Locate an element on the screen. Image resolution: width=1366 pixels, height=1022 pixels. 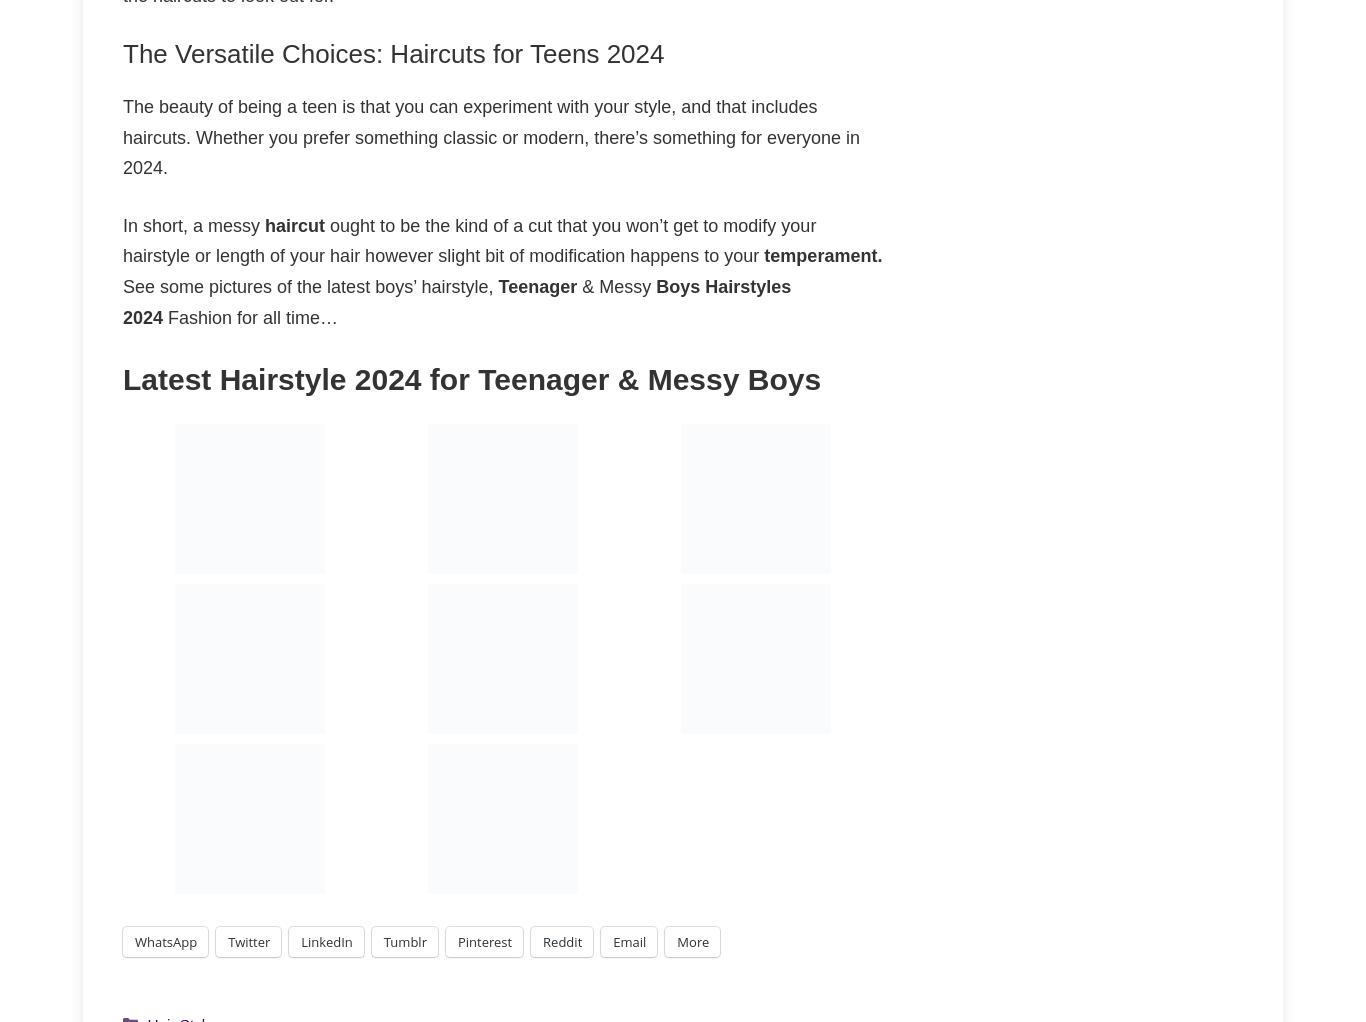
'The Versatile Choices: Haircuts for Teens 2024' is located at coordinates (392, 53).